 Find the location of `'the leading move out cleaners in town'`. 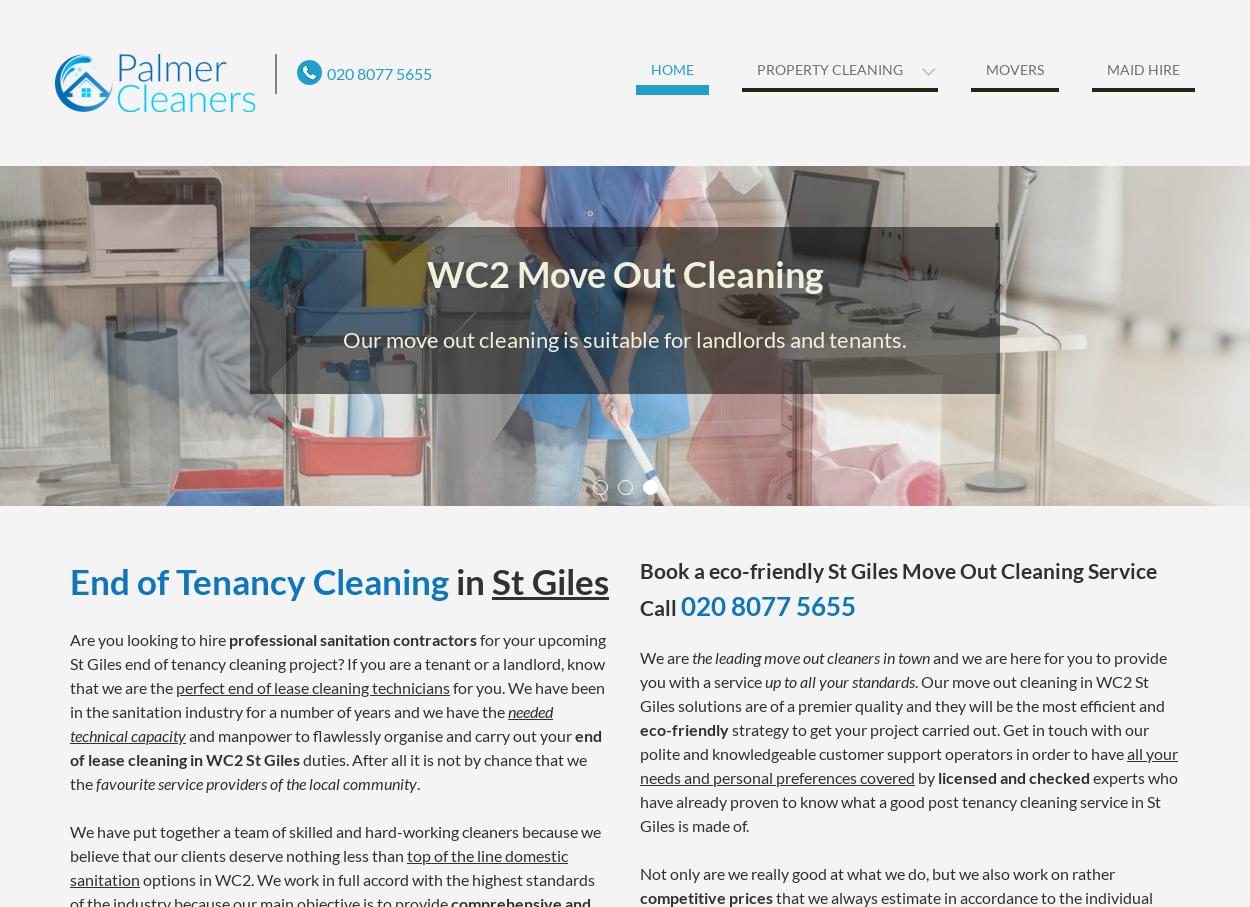

'the leading move out cleaners in town' is located at coordinates (811, 656).